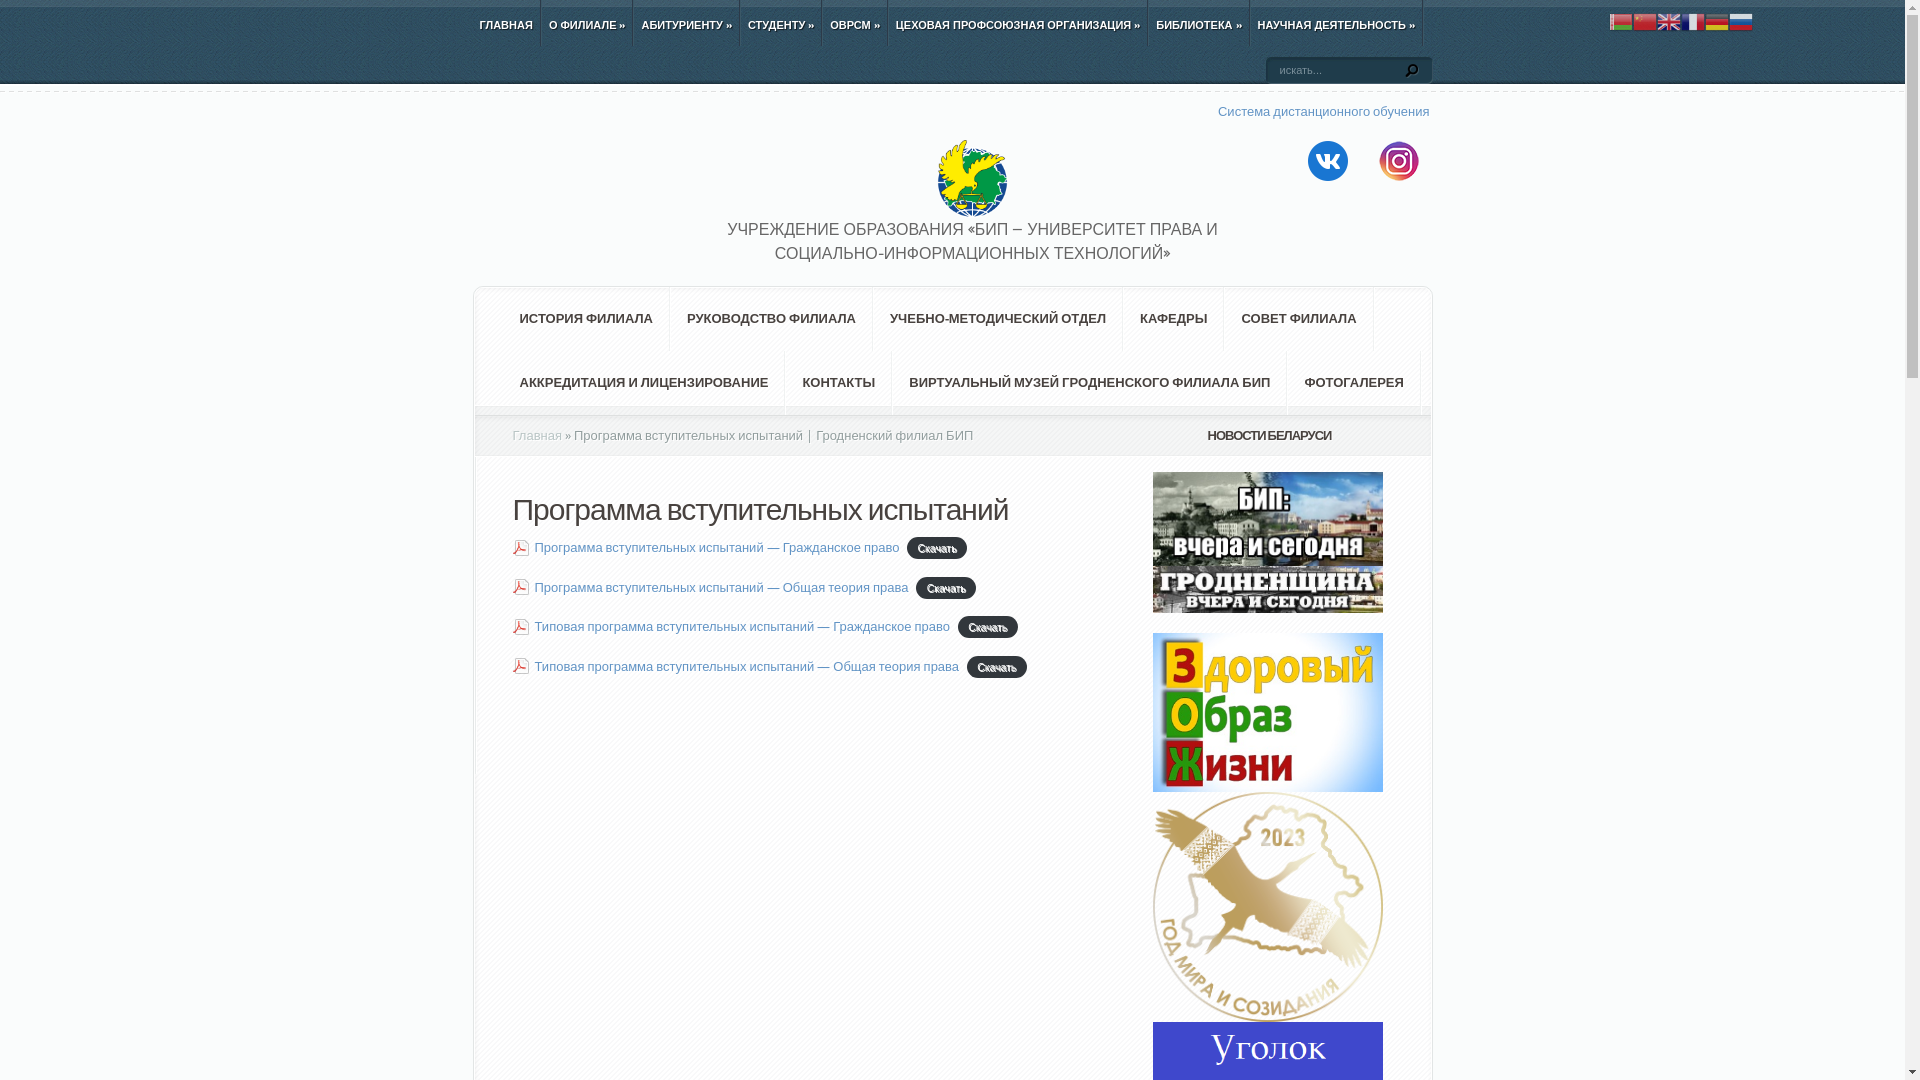 The width and height of the screenshot is (1920, 1080). I want to click on 'Russian', so click(1740, 20).